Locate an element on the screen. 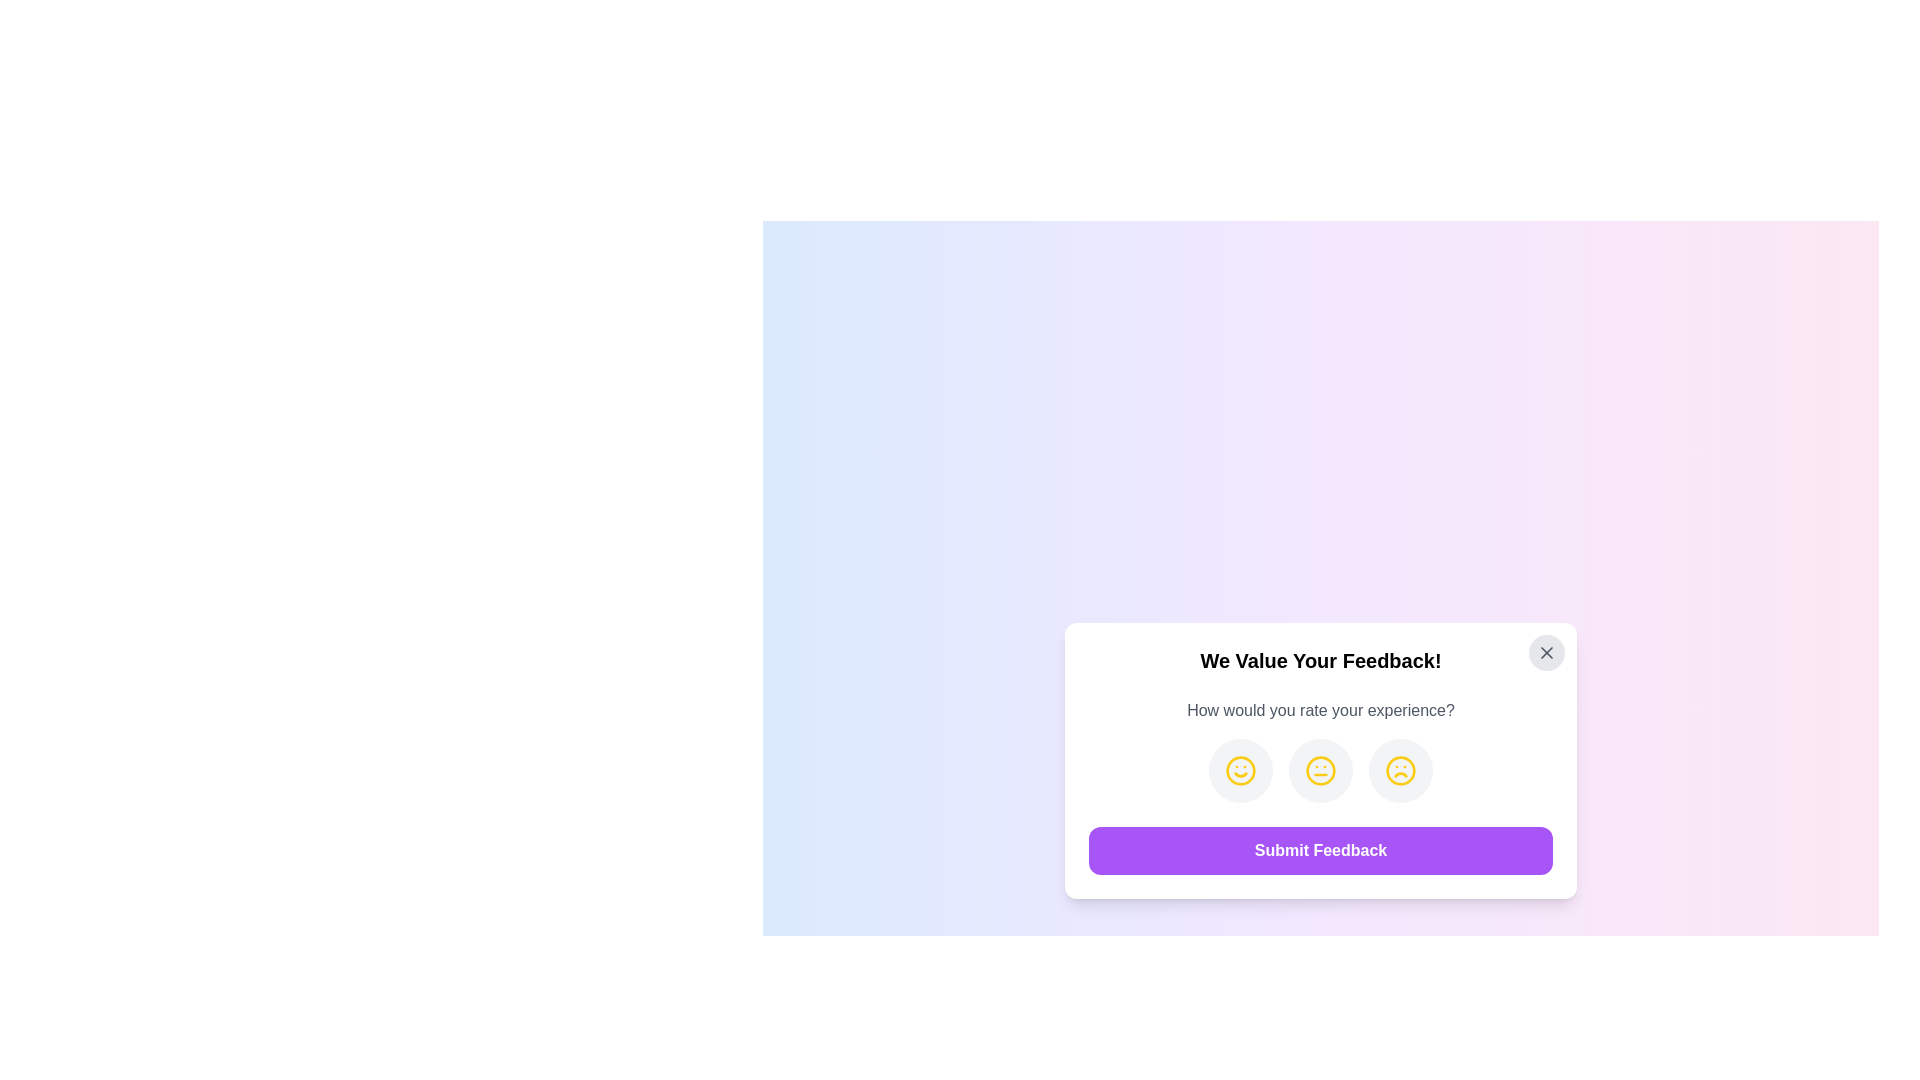 The height and width of the screenshot is (1080, 1920). the left-most interactive button with an icon in the feedback modal dialog is located at coordinates (1240, 770).